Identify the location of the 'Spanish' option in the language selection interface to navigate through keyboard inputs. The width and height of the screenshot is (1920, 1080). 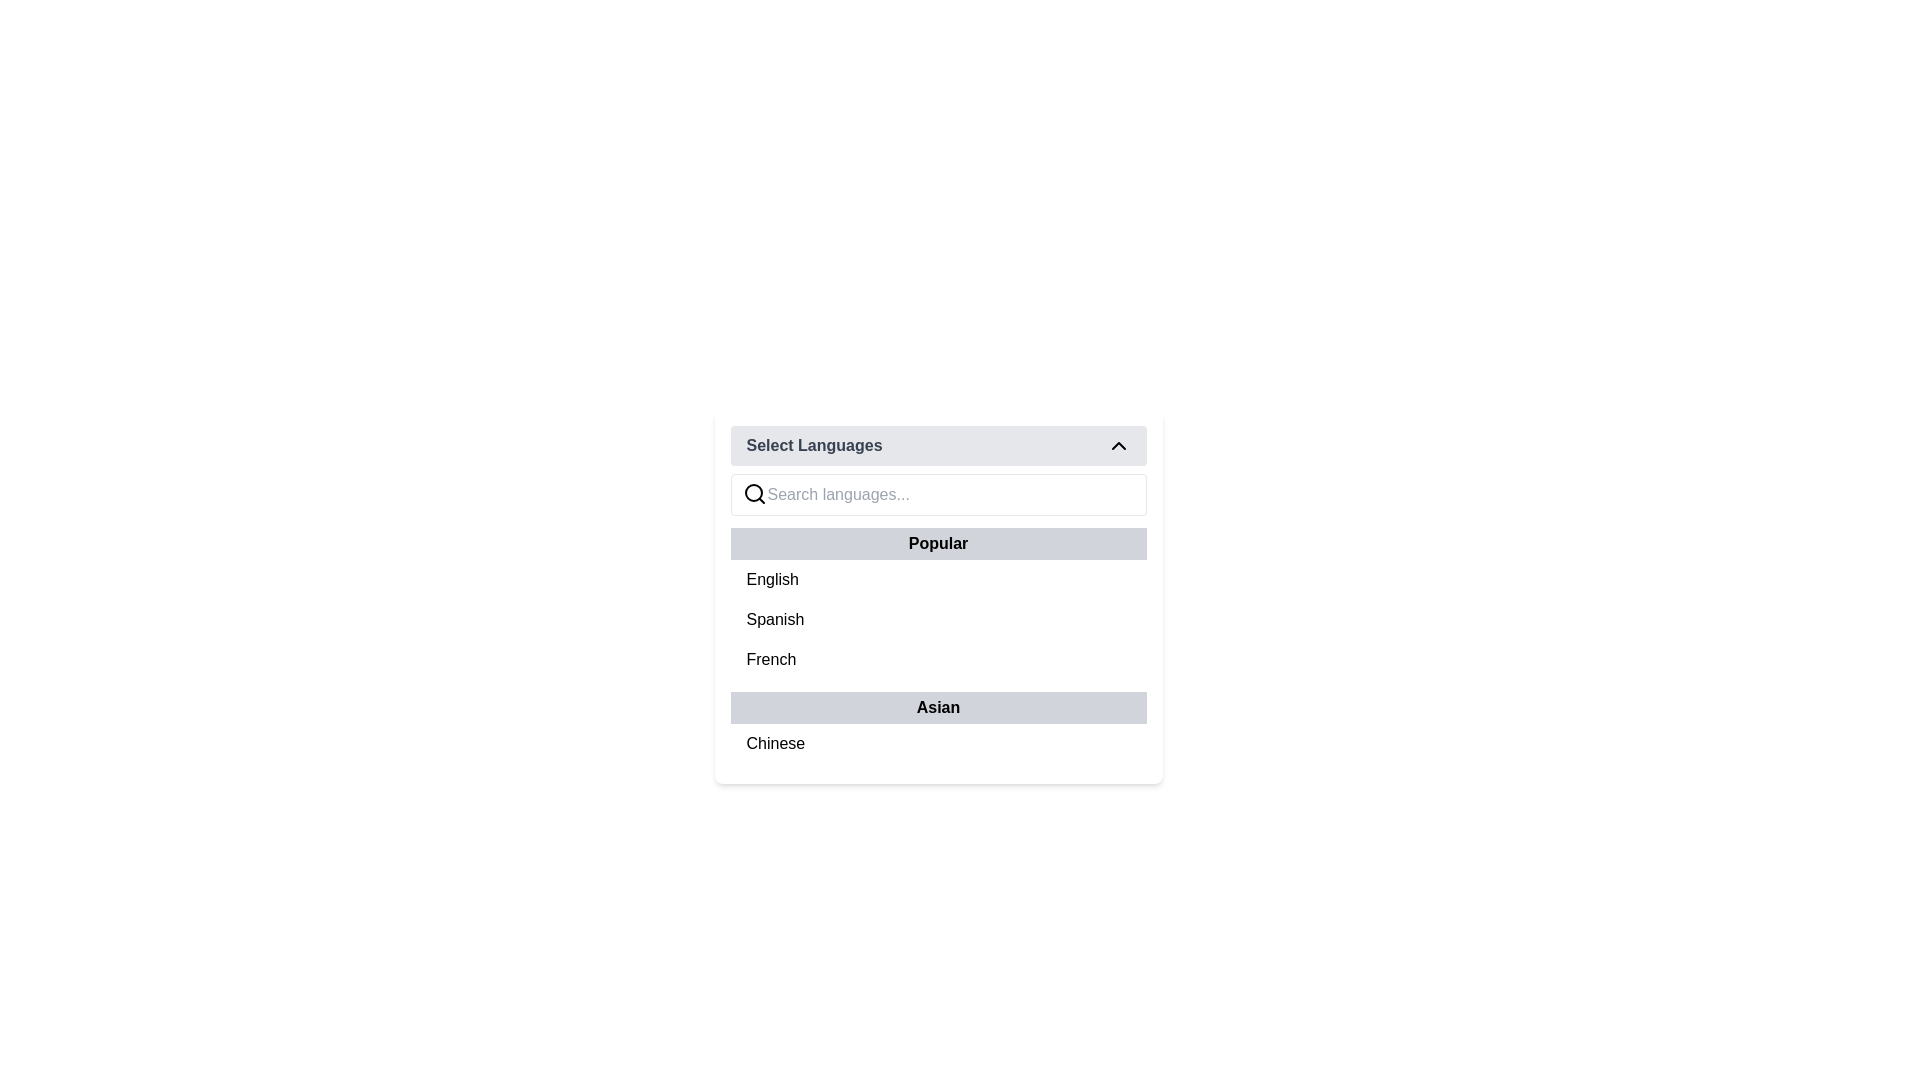
(937, 619).